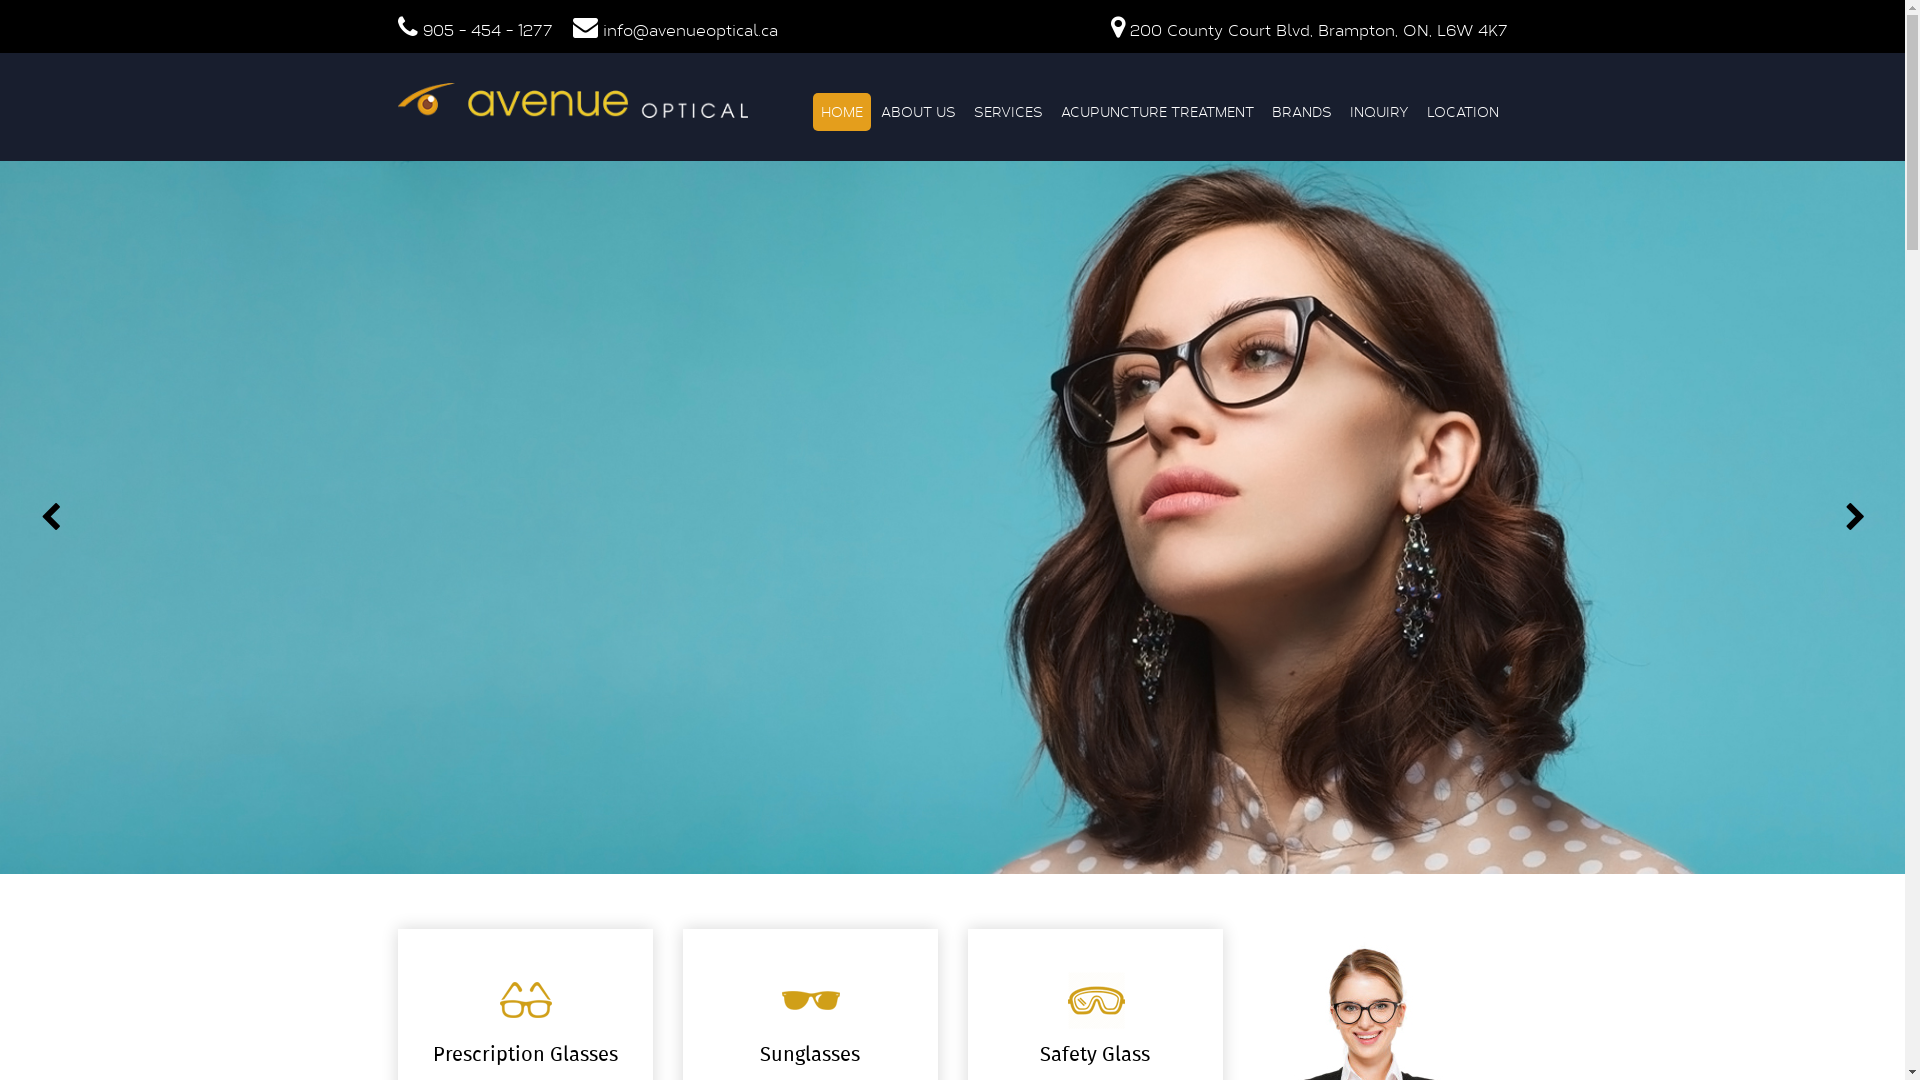 The image size is (1920, 1080). What do you see at coordinates (689, 29) in the screenshot?
I see `'info@avenueoptical.ca'` at bounding box center [689, 29].